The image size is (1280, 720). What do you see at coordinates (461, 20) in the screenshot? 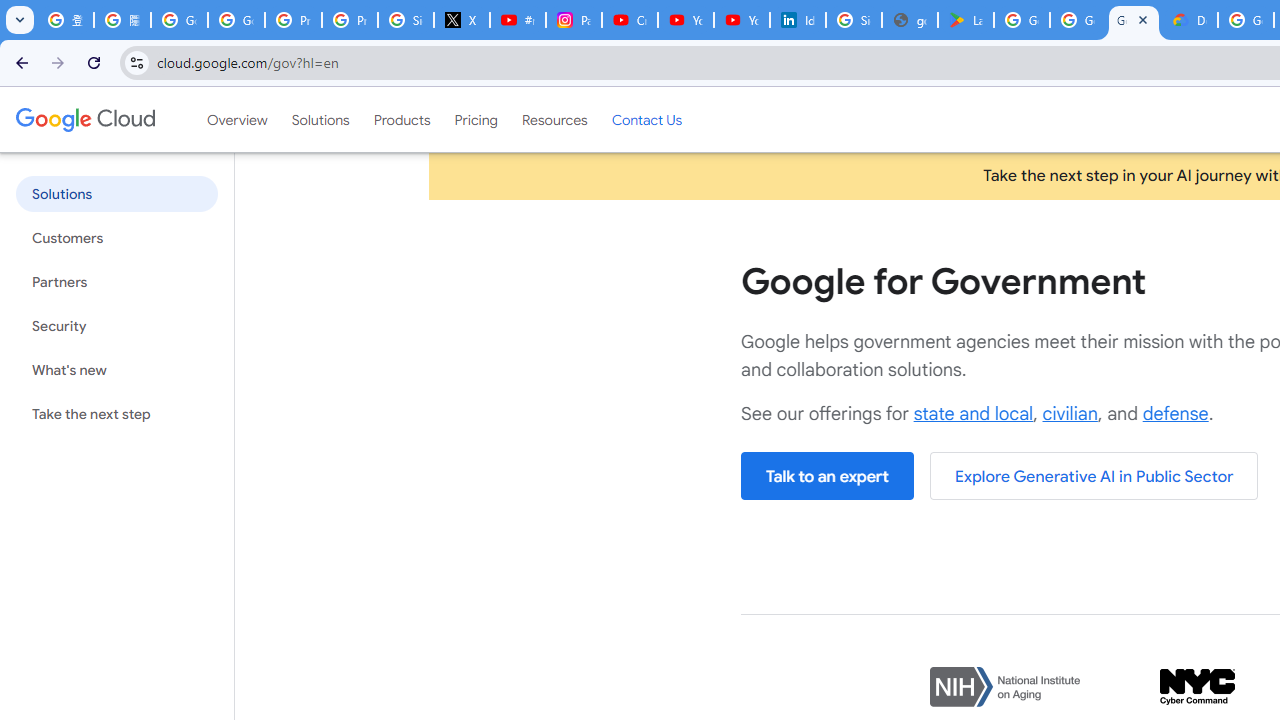
I see `'X'` at bounding box center [461, 20].